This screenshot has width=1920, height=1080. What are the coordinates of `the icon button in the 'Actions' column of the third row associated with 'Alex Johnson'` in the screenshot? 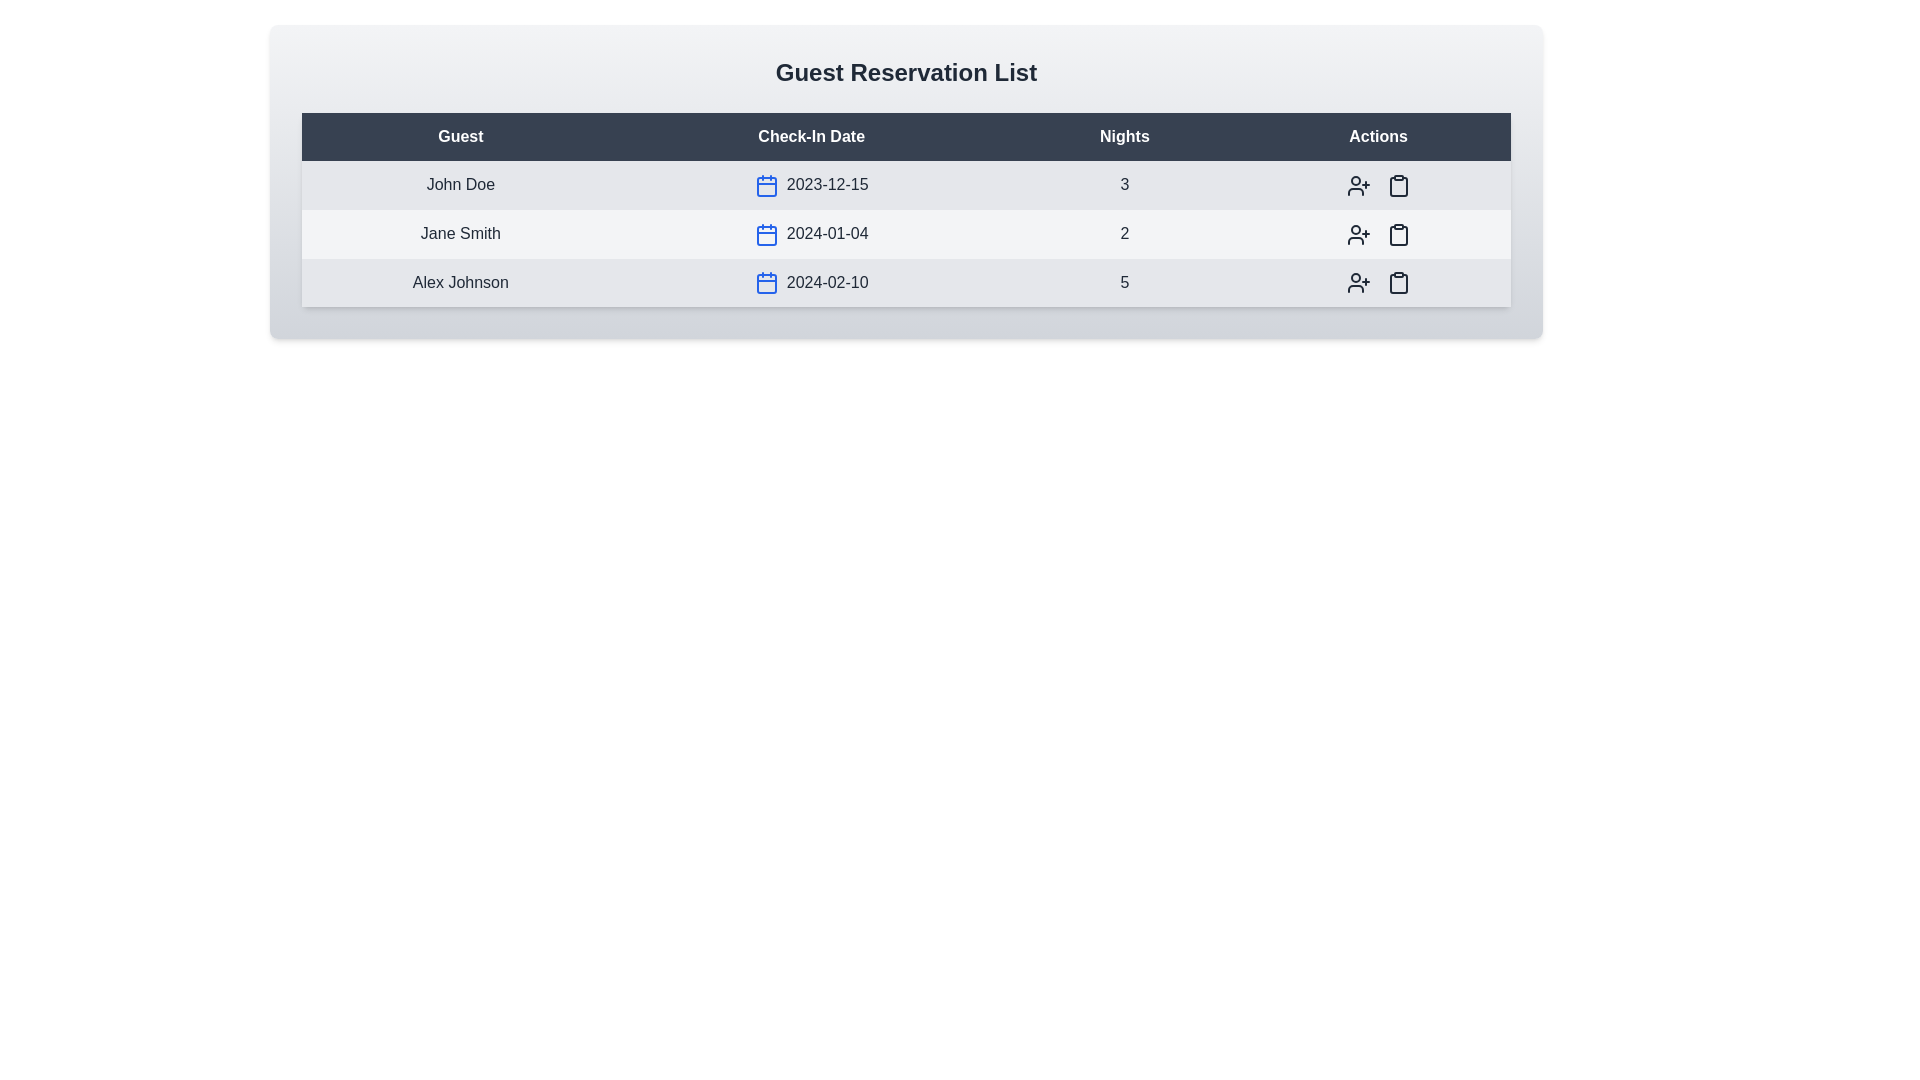 It's located at (1397, 282).